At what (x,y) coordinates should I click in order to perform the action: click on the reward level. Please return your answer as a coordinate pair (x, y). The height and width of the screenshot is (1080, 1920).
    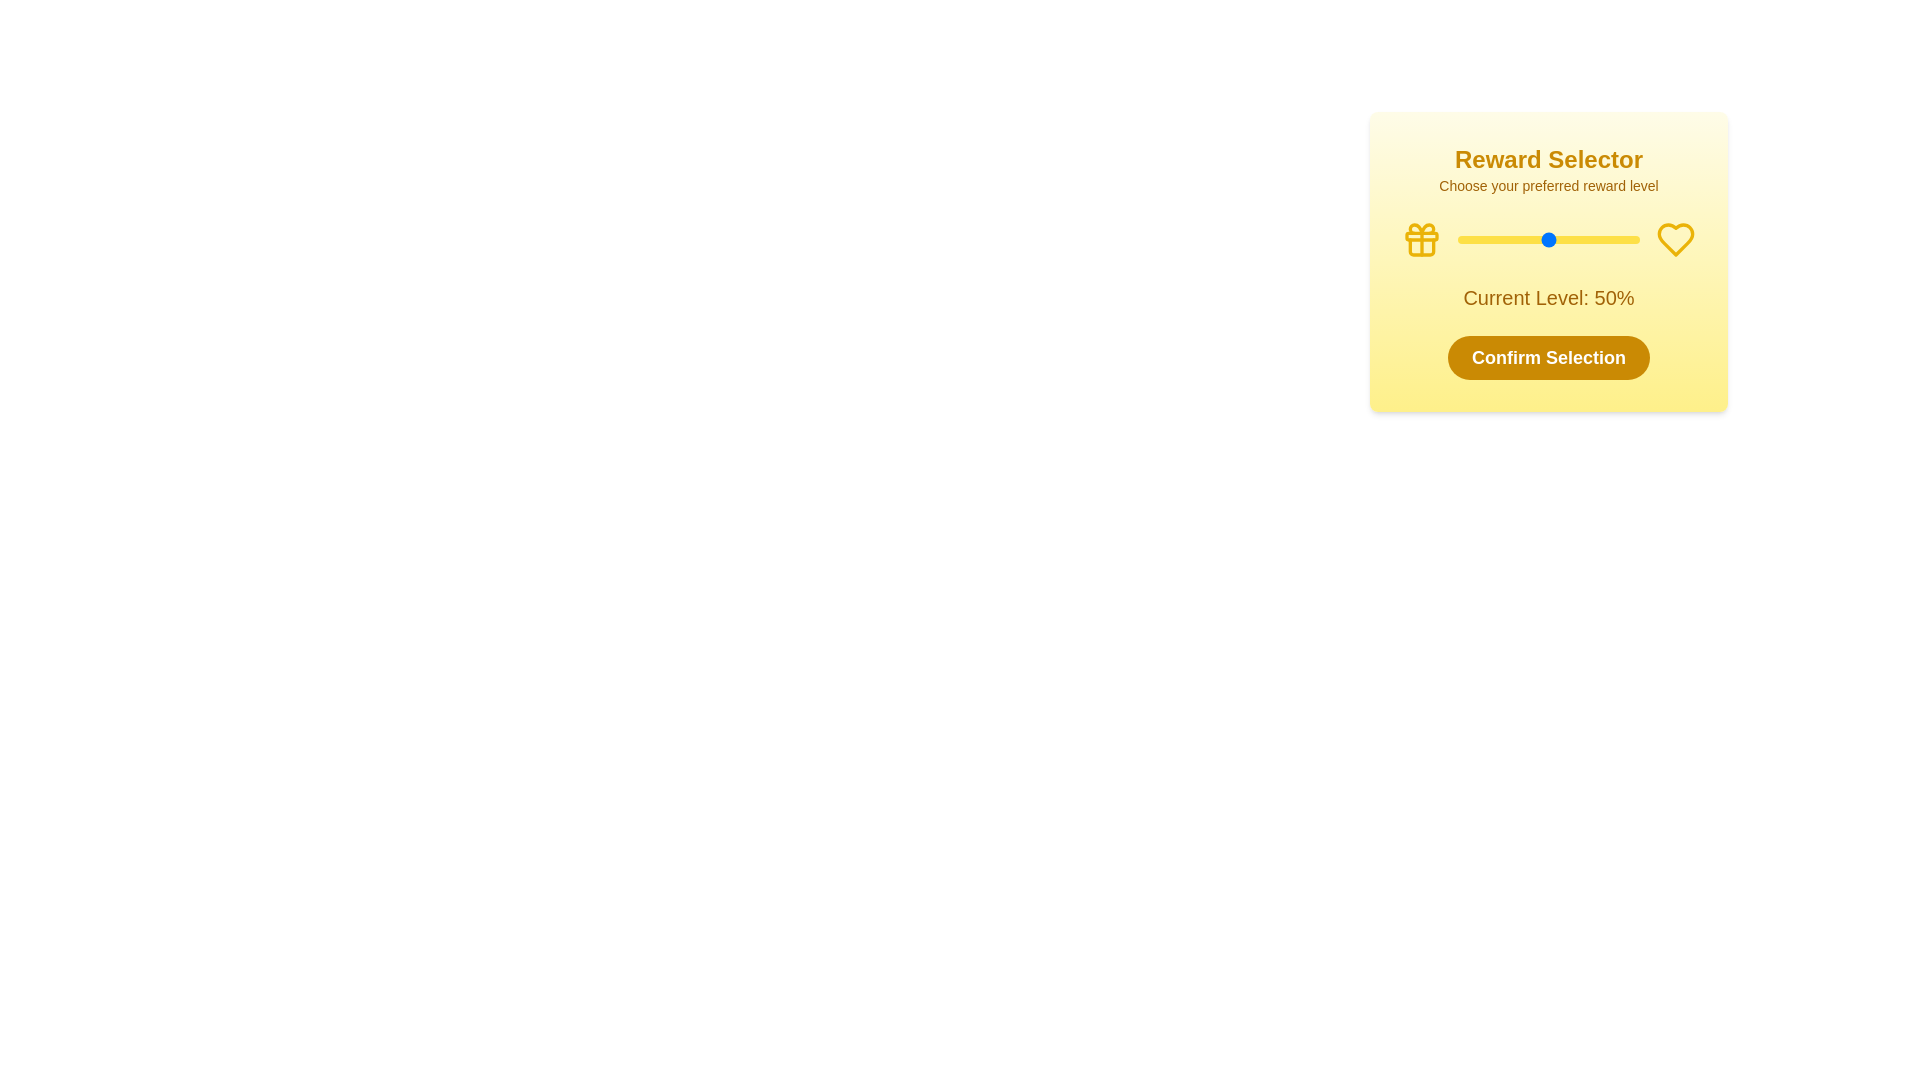
    Looking at the image, I should click on (1582, 238).